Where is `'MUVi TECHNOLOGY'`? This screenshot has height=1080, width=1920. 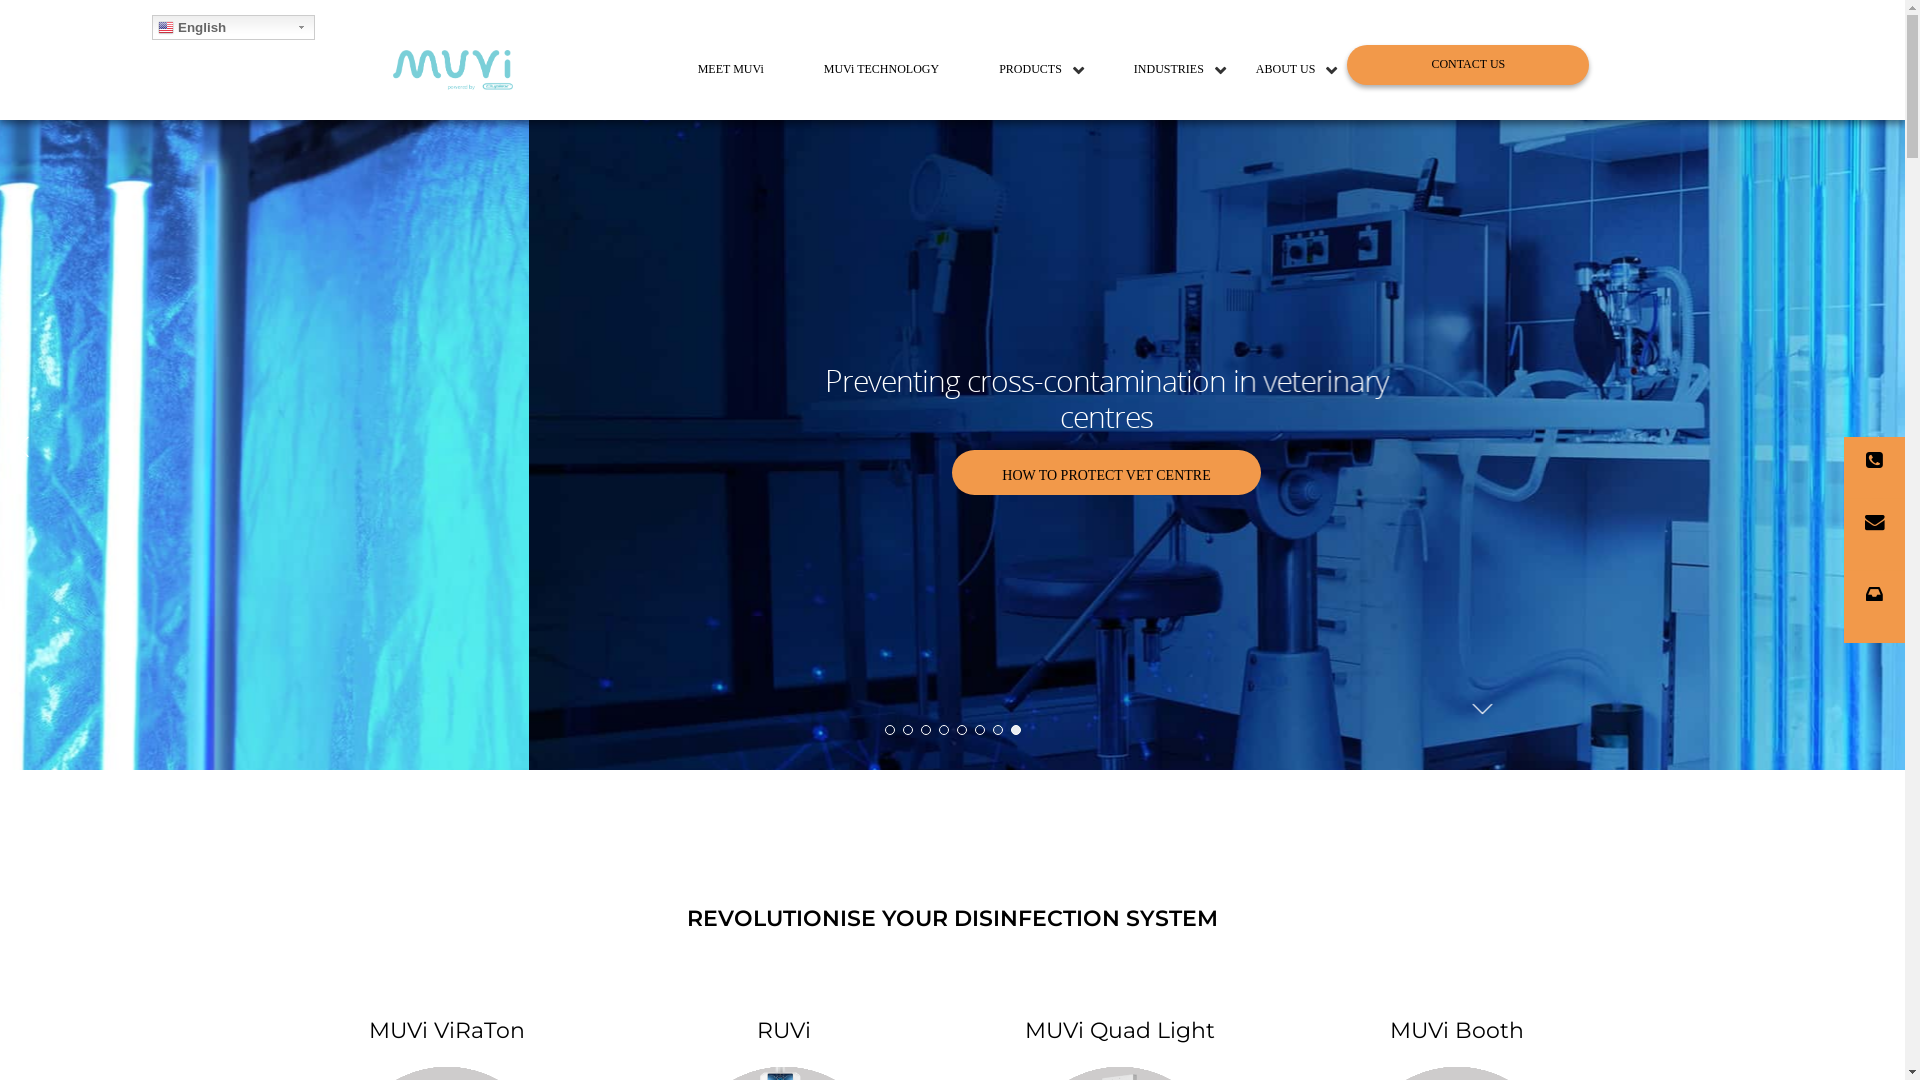
'MUVi TECHNOLOGY' is located at coordinates (880, 68).